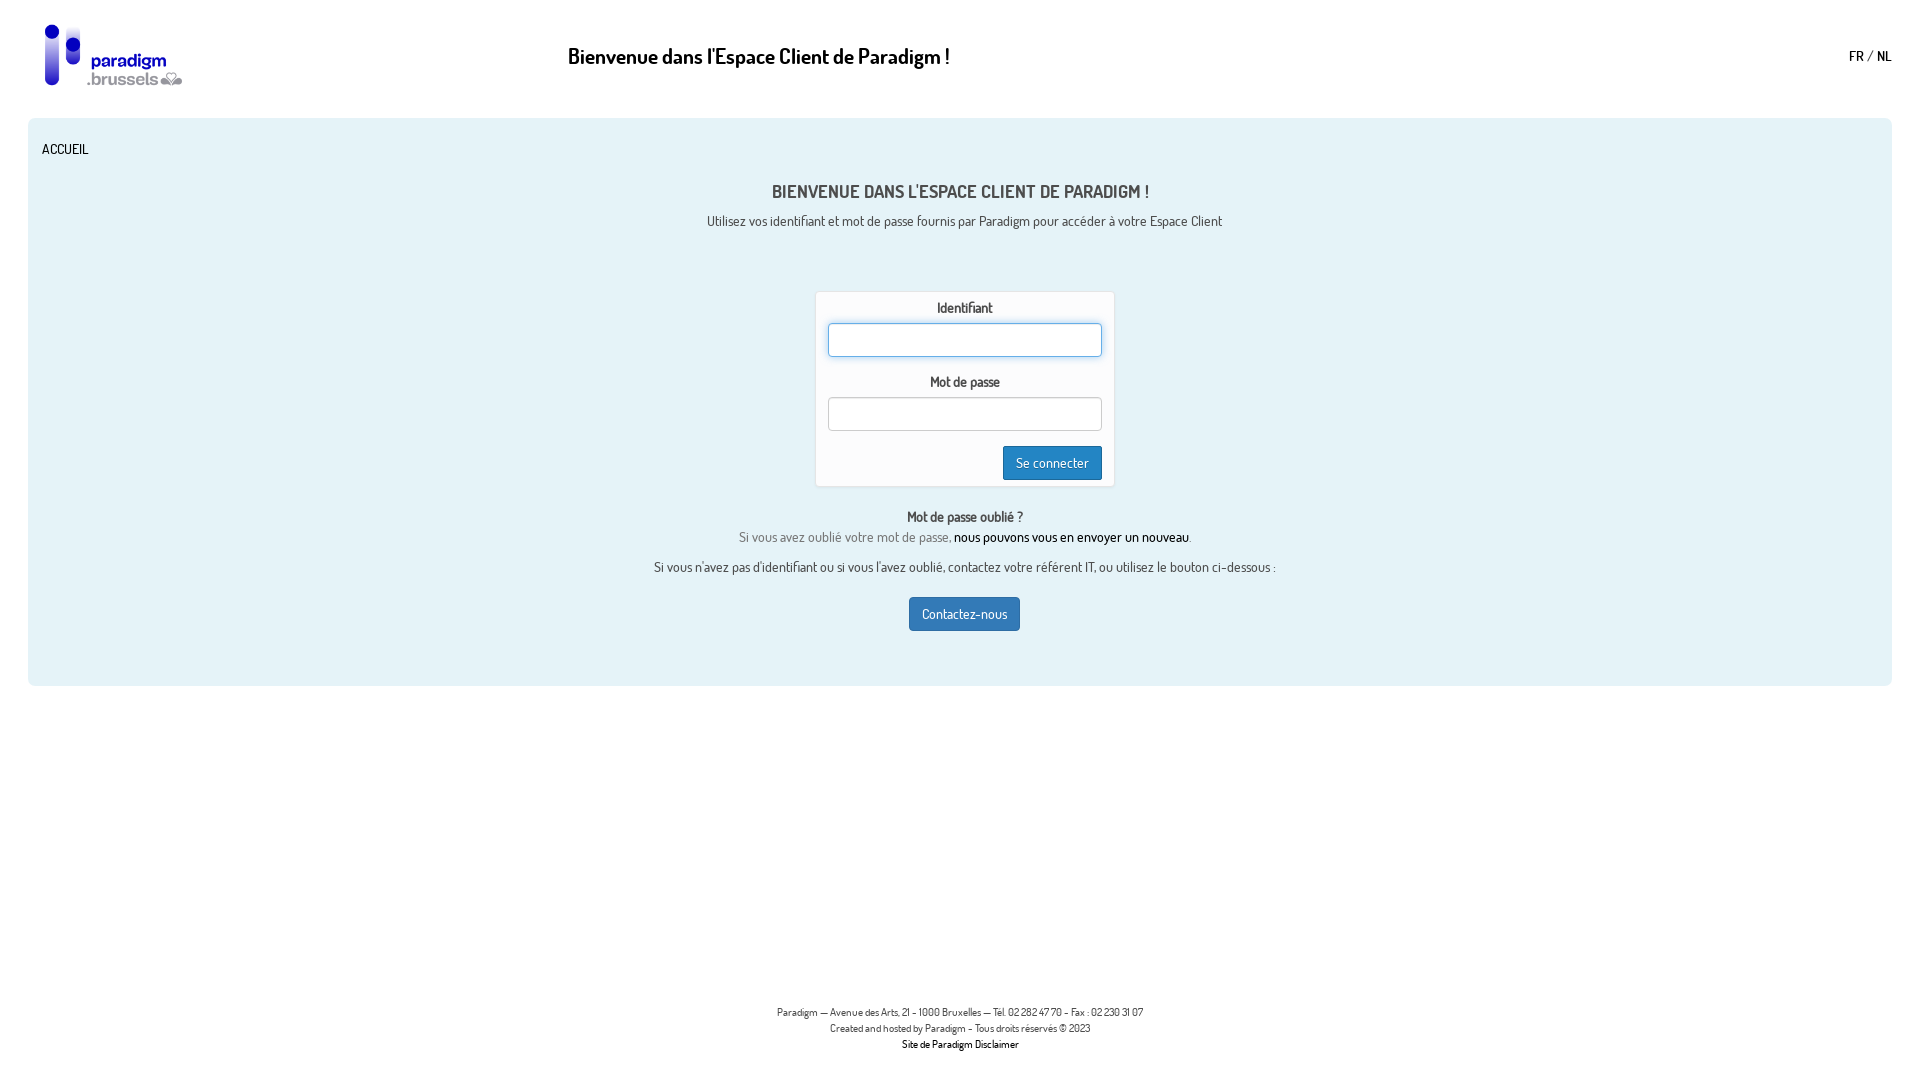  Describe the element at coordinates (964, 612) in the screenshot. I see `'Contactez-nous'` at that location.